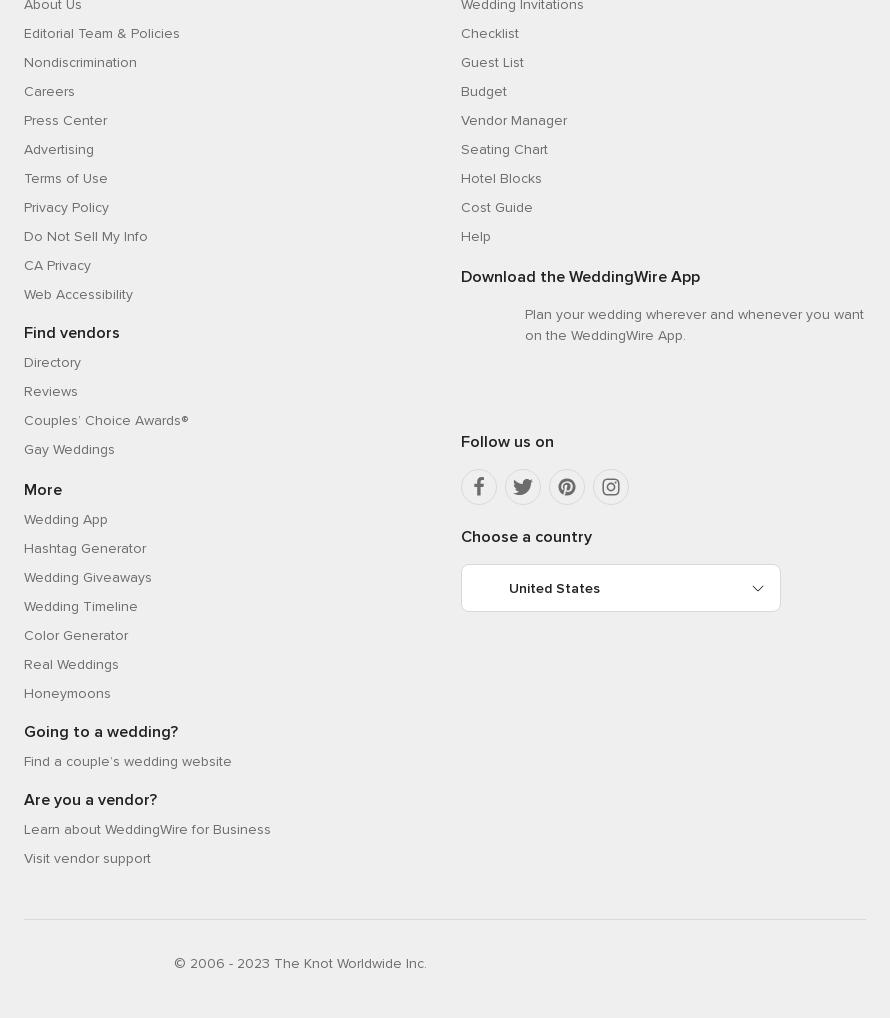 This screenshot has height=1018, width=890. Describe the element at coordinates (65, 118) in the screenshot. I see `'Press Center'` at that location.